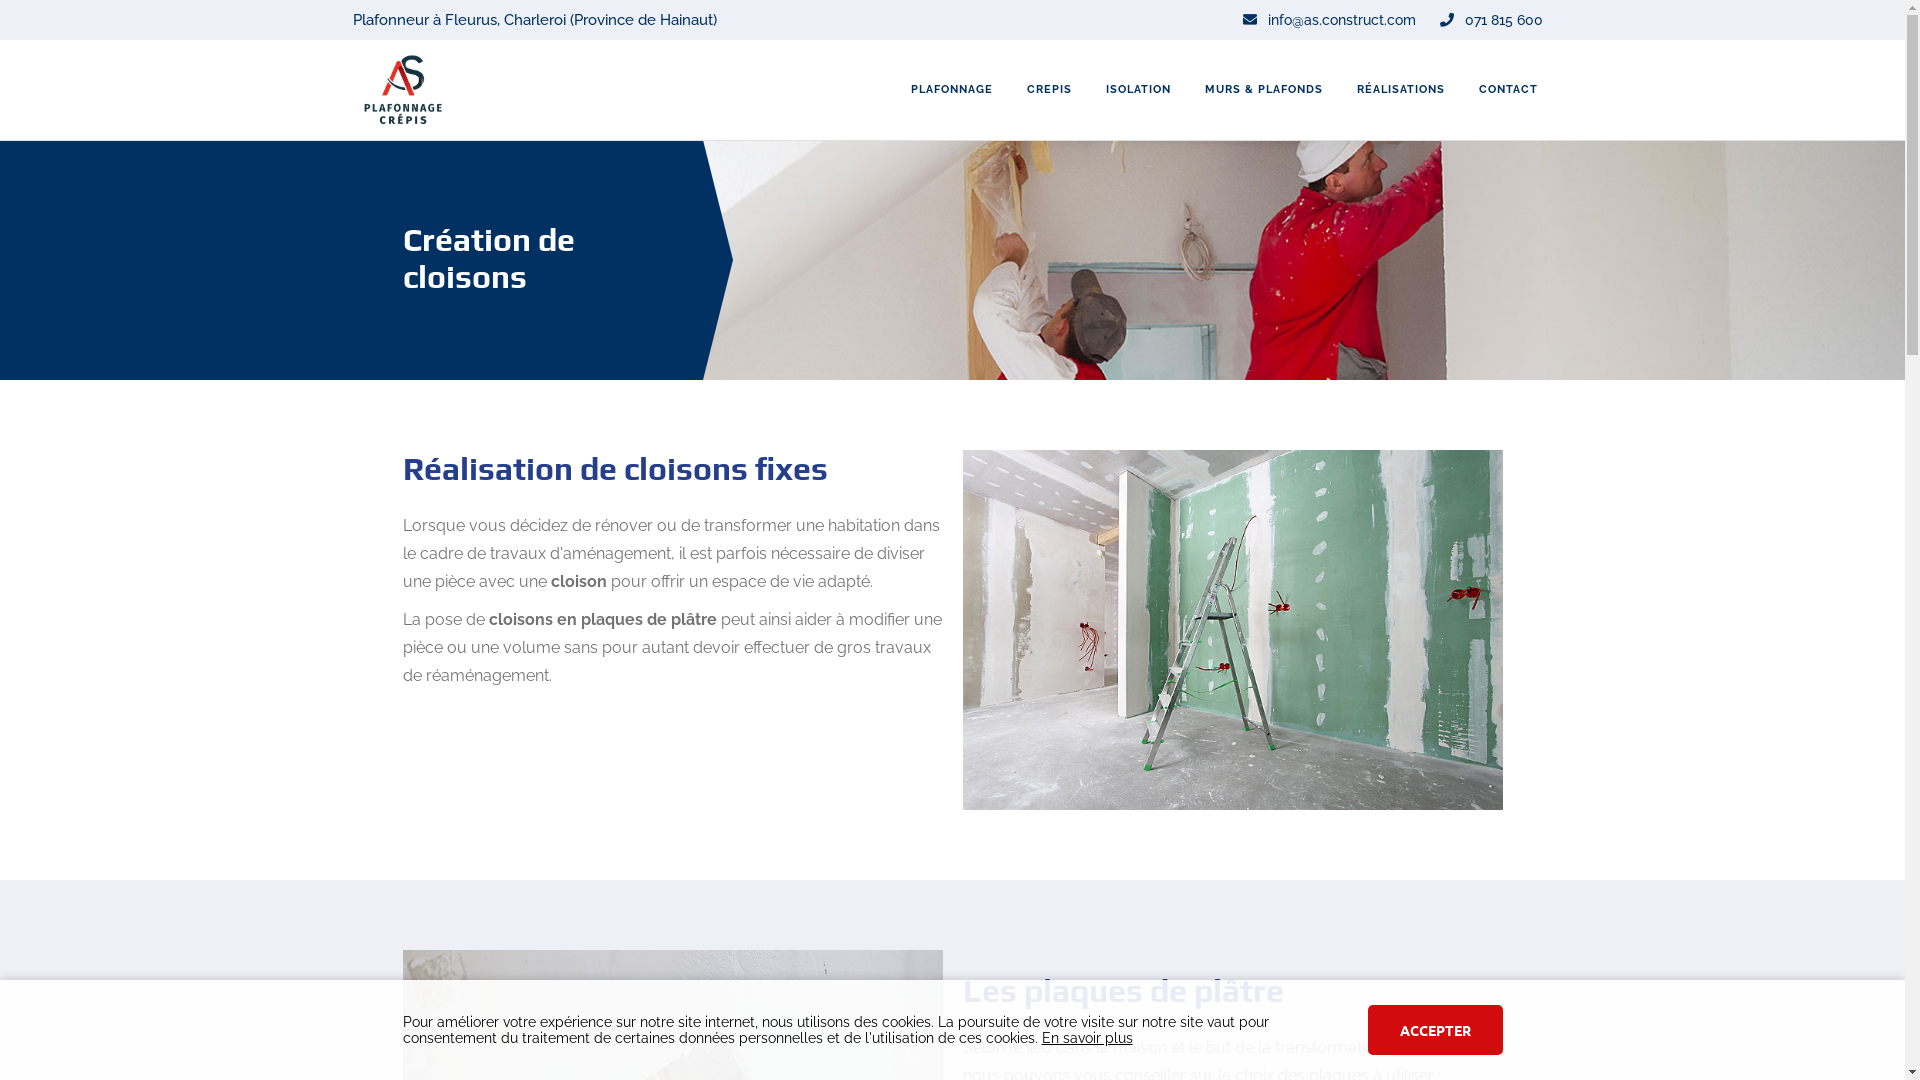  What do you see at coordinates (1190, 88) in the screenshot?
I see `'MURS & PLAFONDS'` at bounding box center [1190, 88].